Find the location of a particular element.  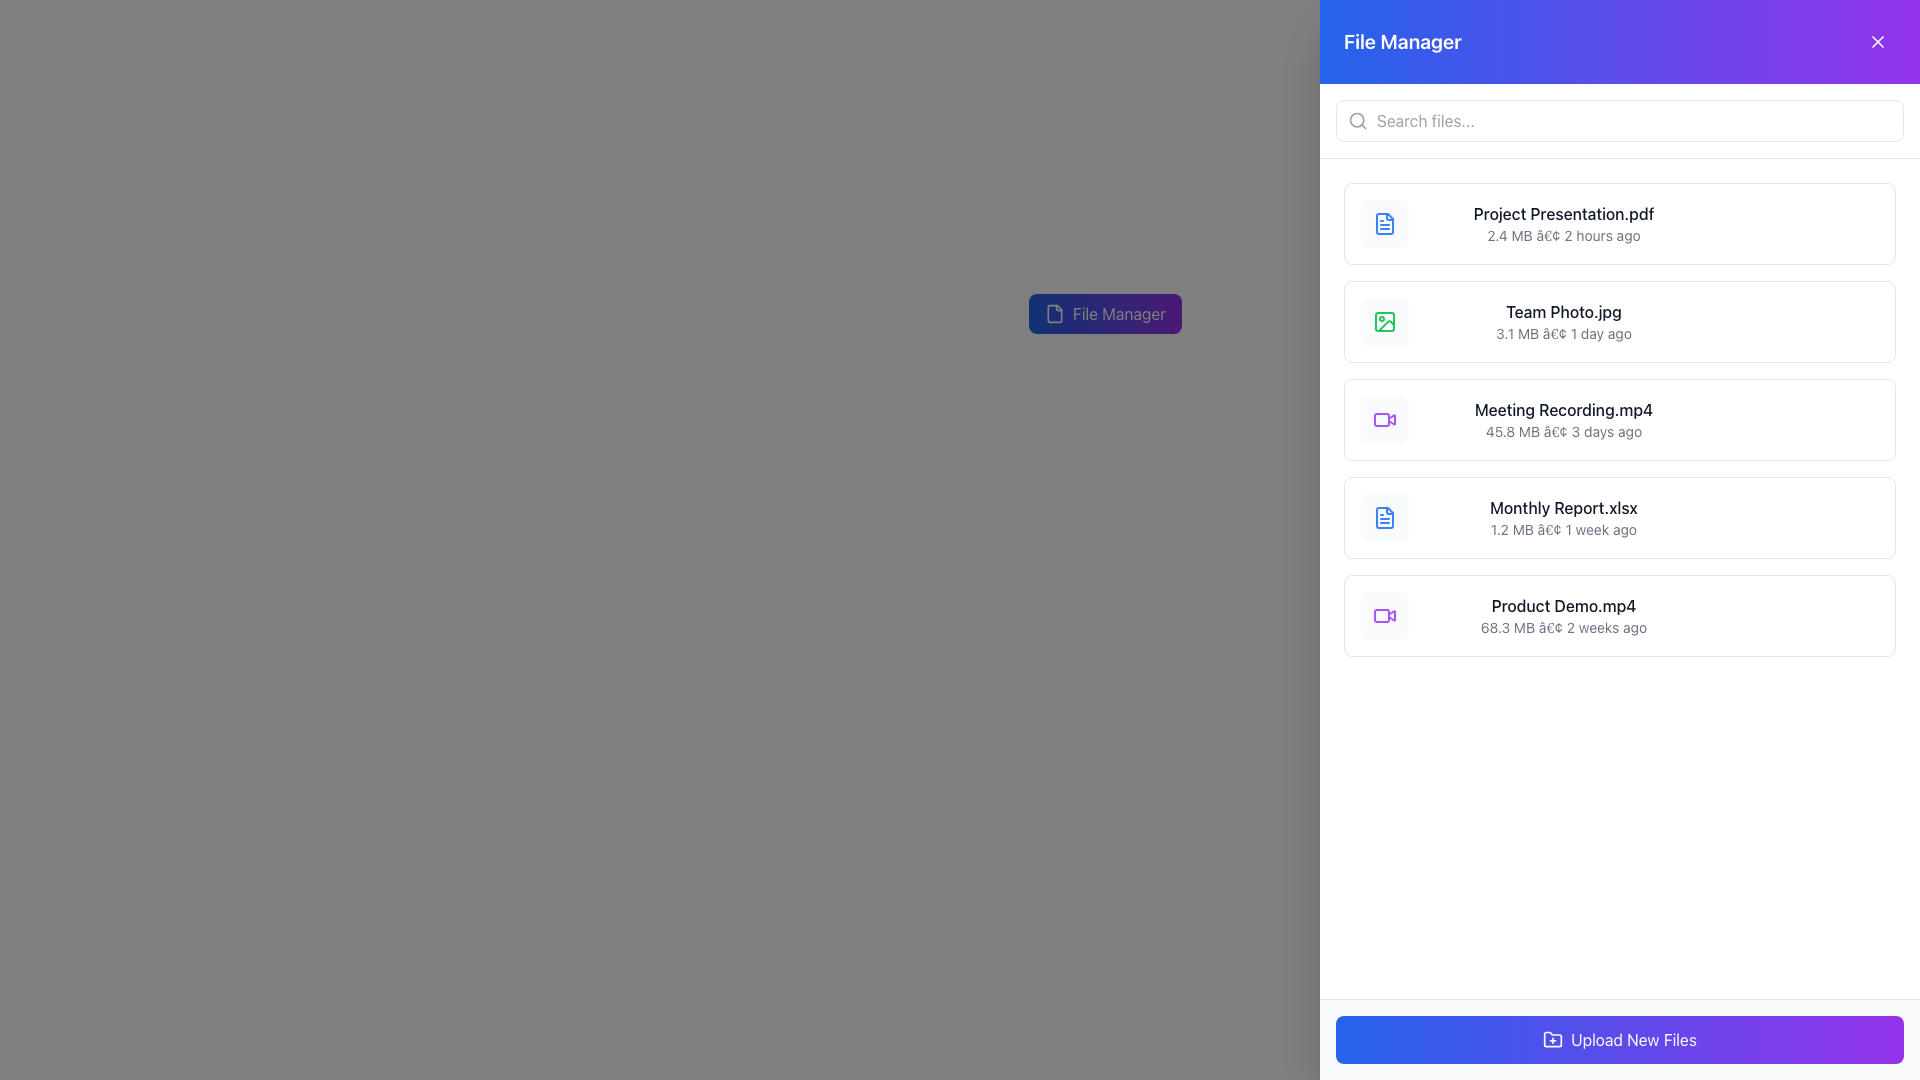

the file icon representing 'Project Presentation.pdf' to change its background color is located at coordinates (1384, 223).